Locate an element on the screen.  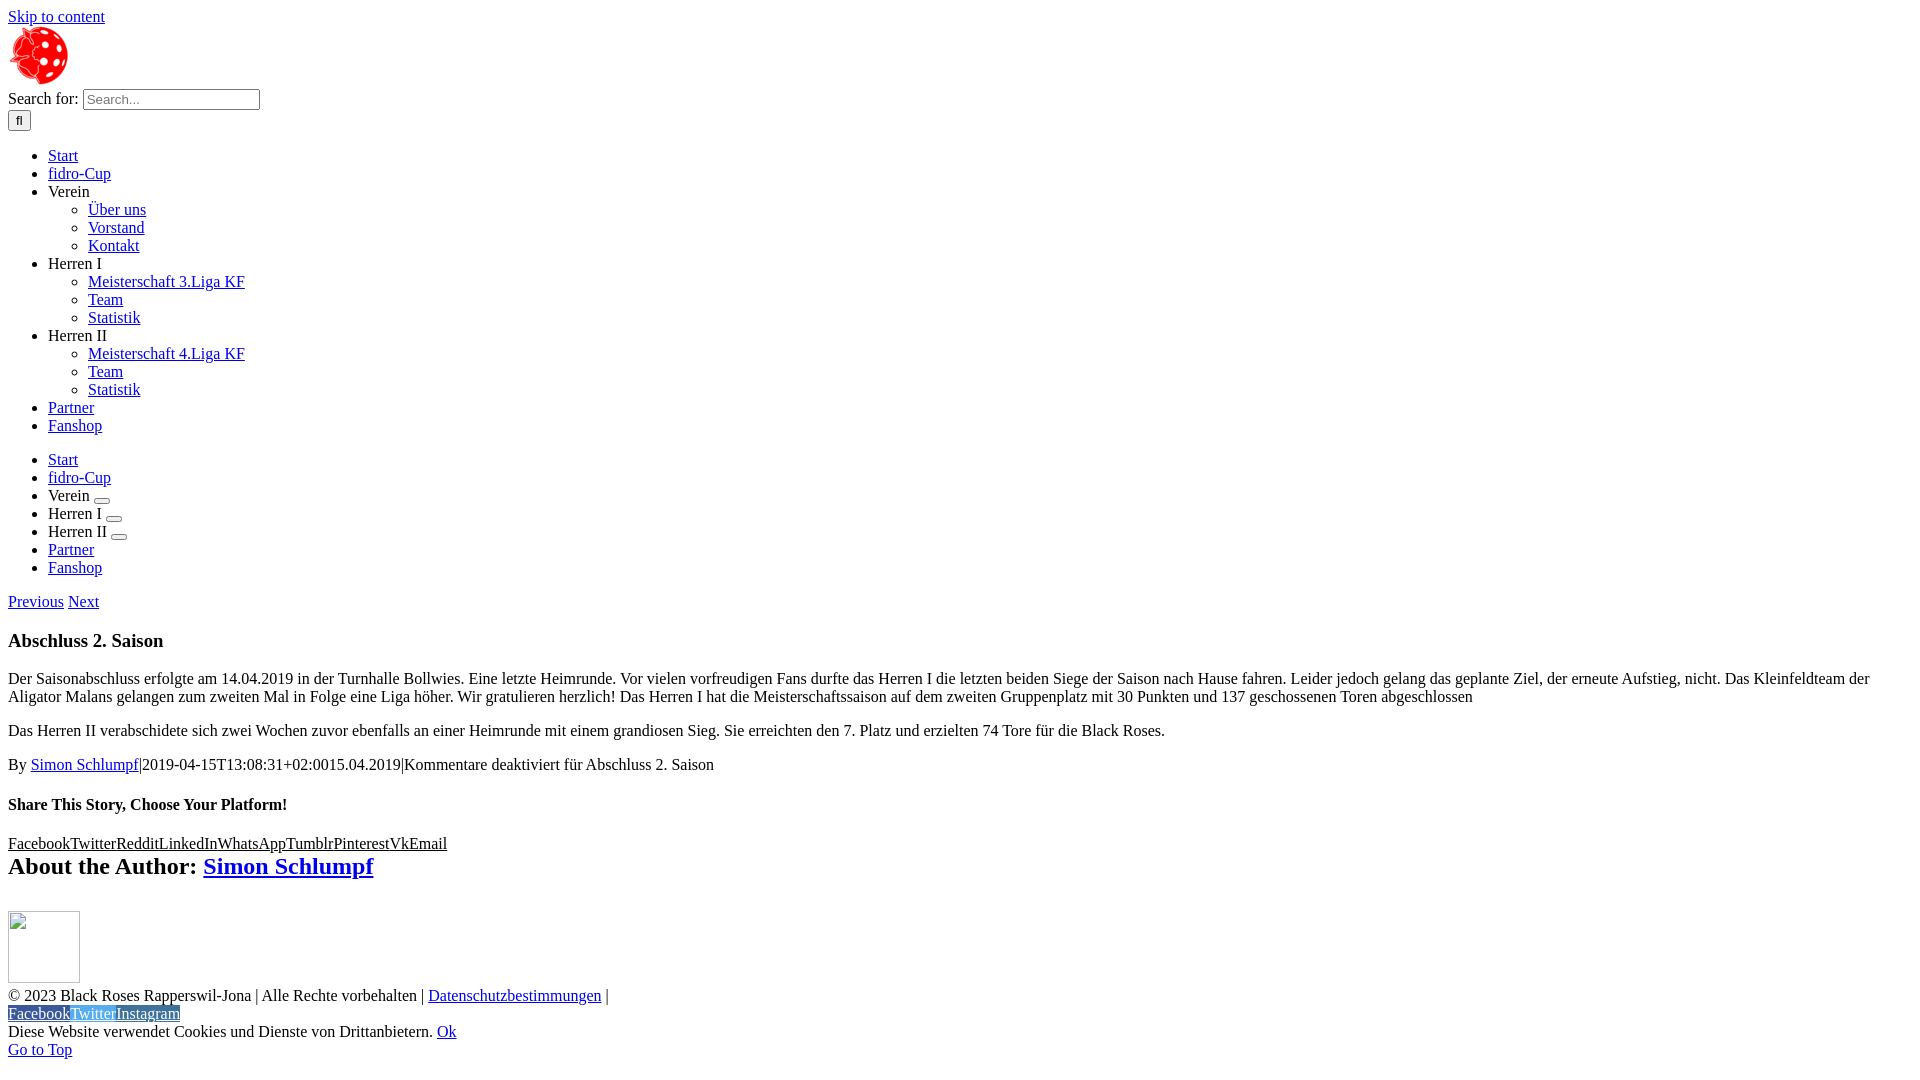
'Datenschutzbestimmungen' is located at coordinates (426, 995).